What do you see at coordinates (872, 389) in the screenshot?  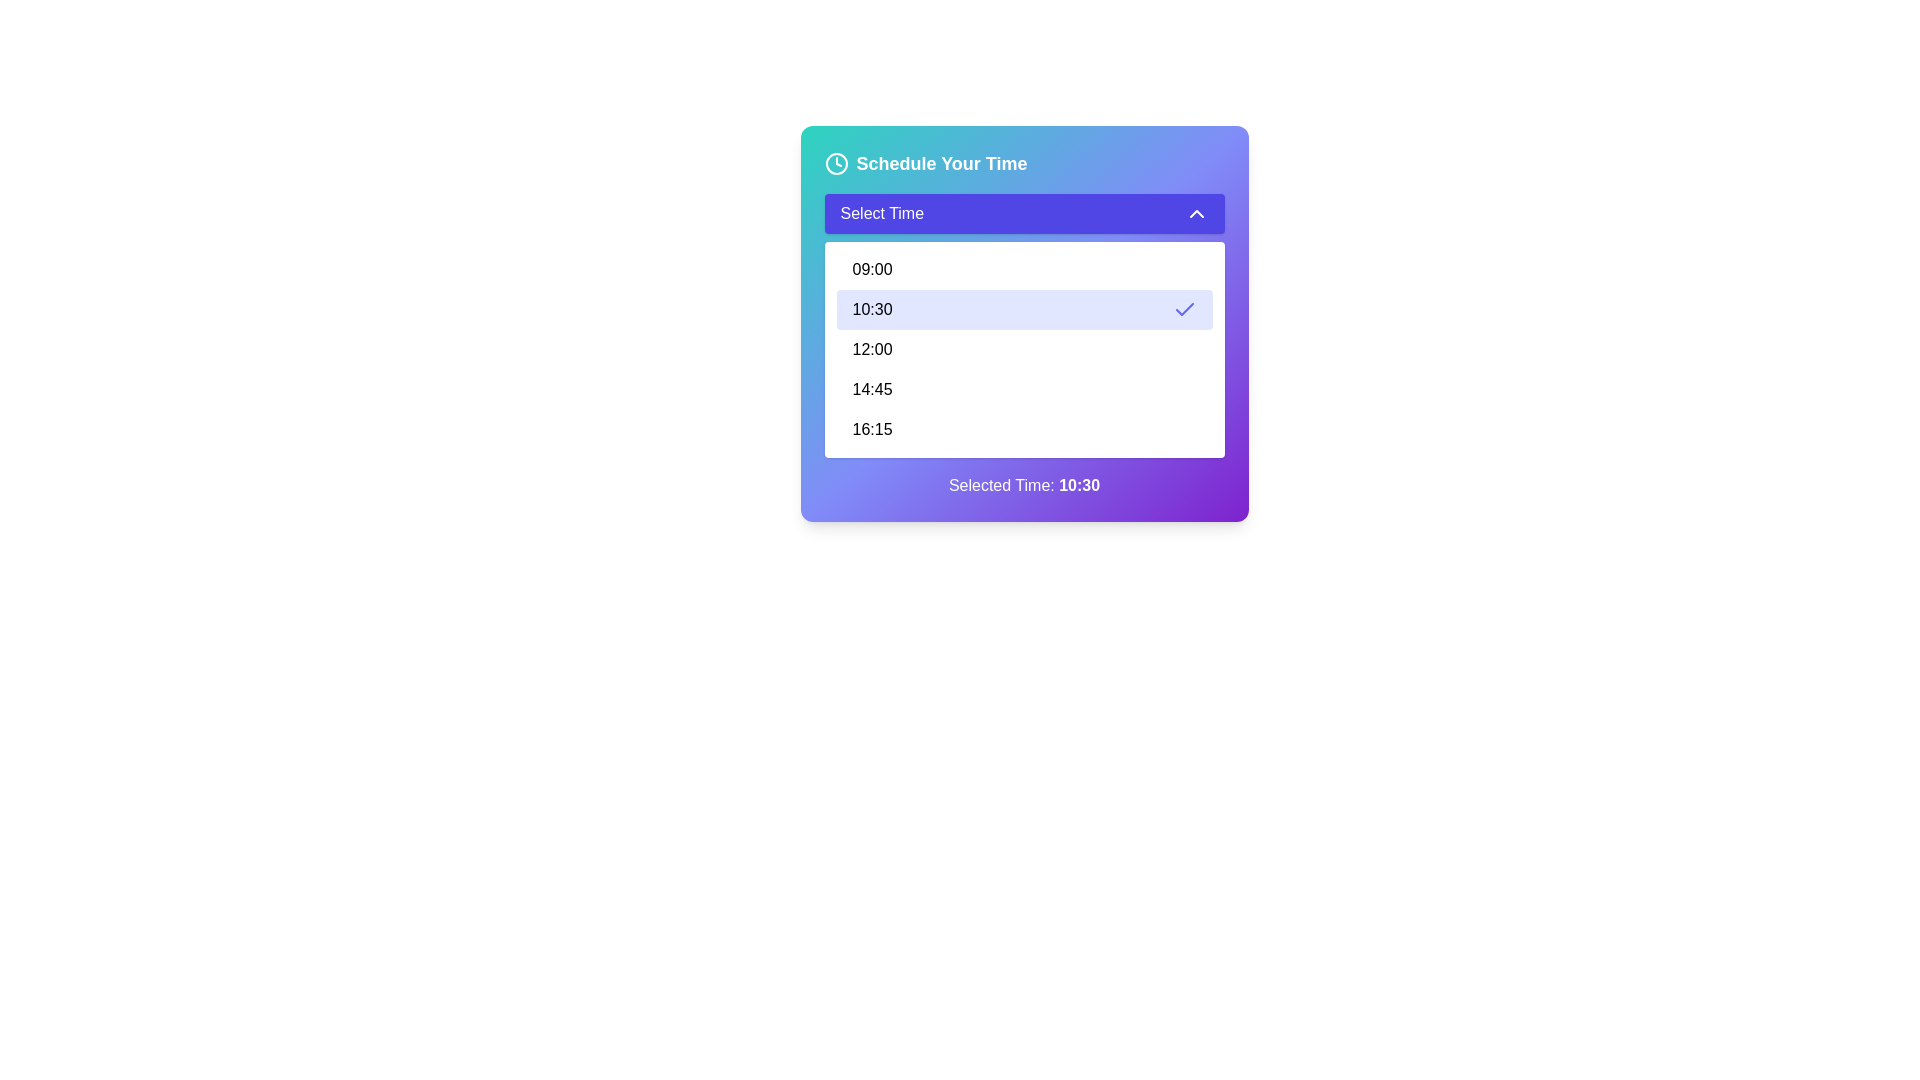 I see `the static text label showing the time '14:45' within the dropdown menu of the time scheduler interface` at bounding box center [872, 389].